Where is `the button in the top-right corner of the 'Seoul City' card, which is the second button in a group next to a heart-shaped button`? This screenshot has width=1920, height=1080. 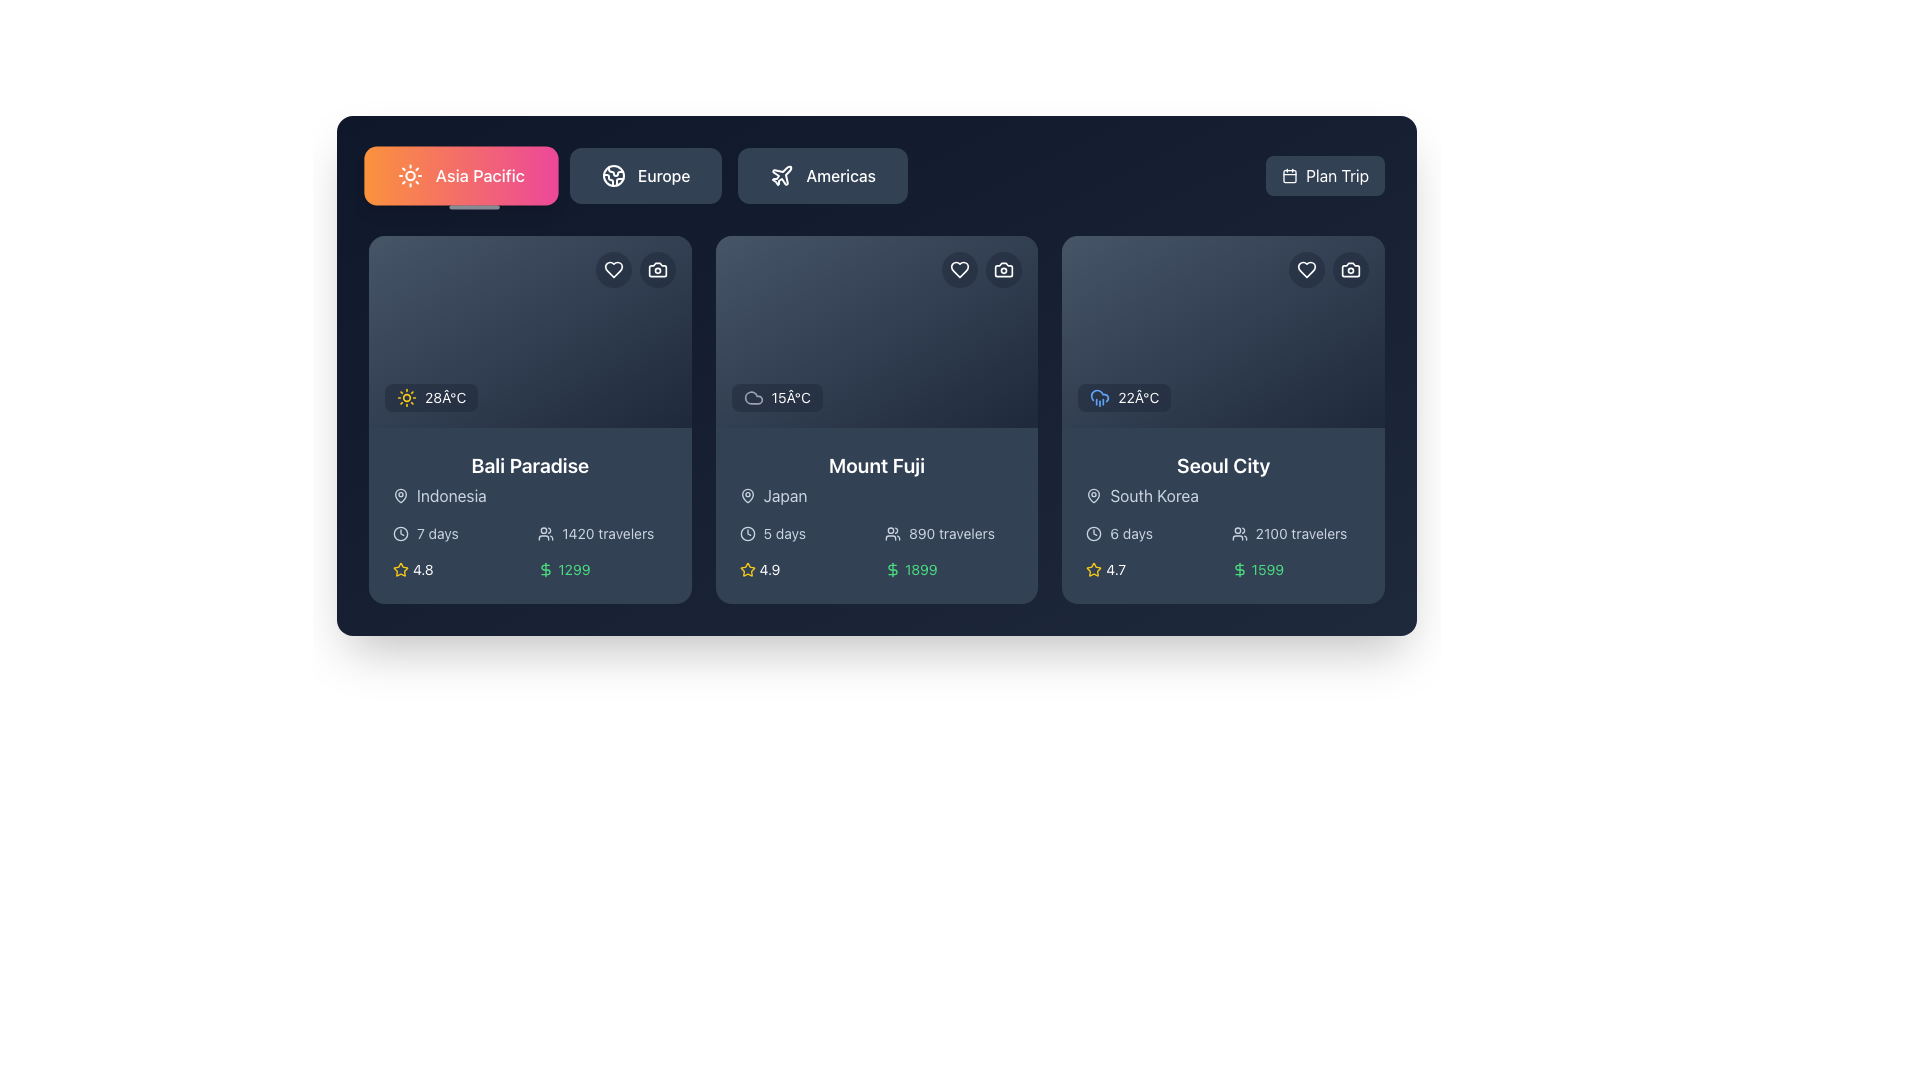 the button in the top-right corner of the 'Seoul City' card, which is the second button in a group next to a heart-shaped button is located at coordinates (1349, 270).